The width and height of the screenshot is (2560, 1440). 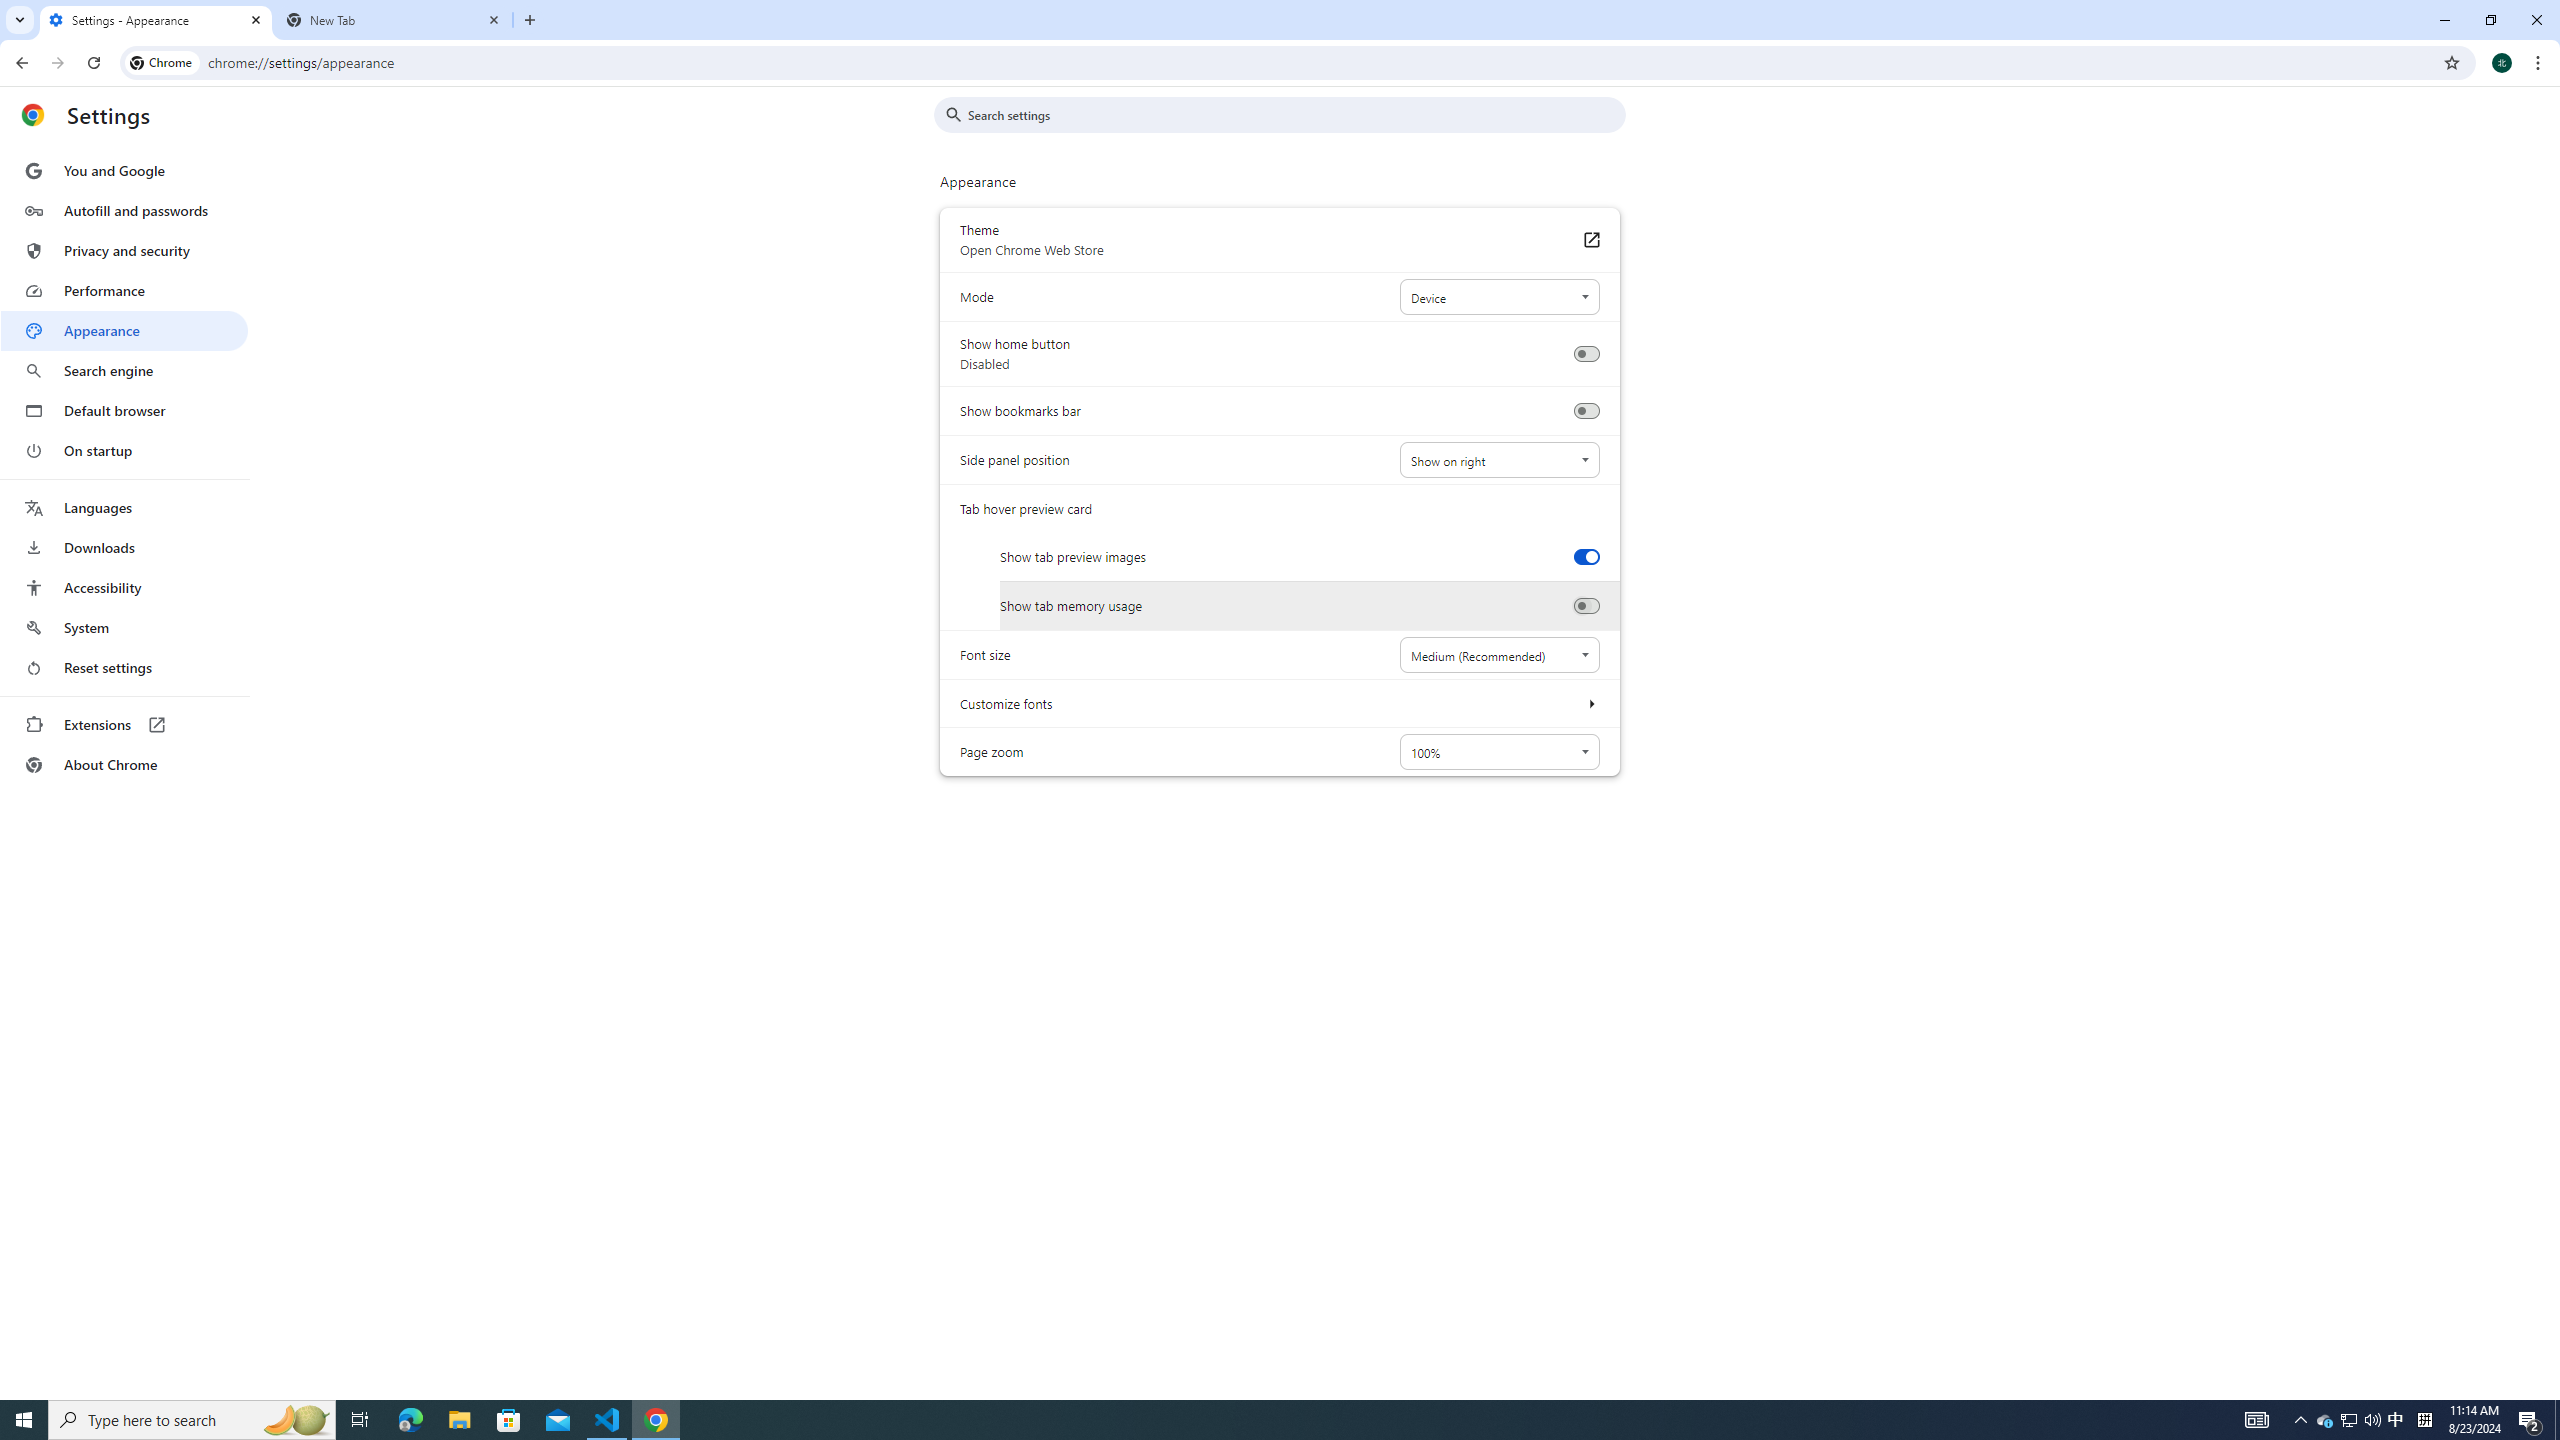 I want to click on 'Privacy and security', so click(x=123, y=249).